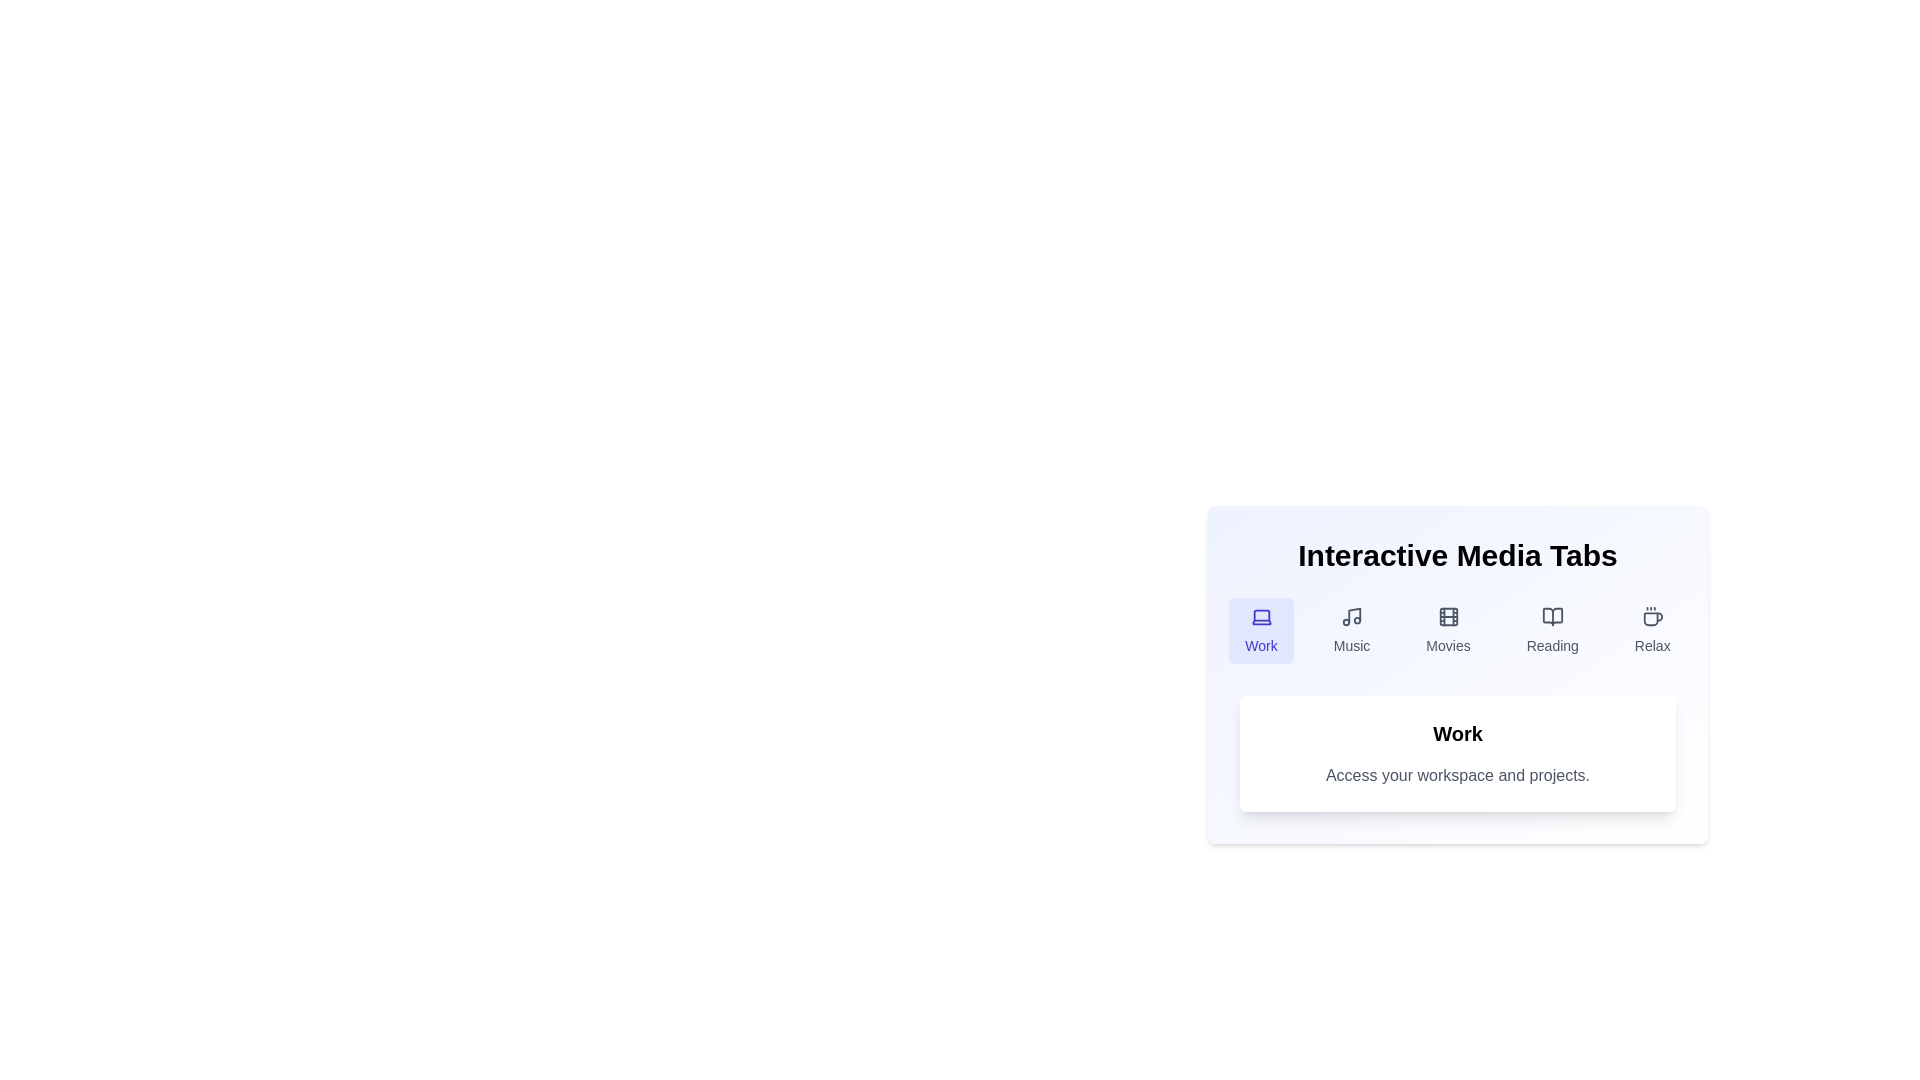 The width and height of the screenshot is (1920, 1080). What do you see at coordinates (1448, 631) in the screenshot?
I see `the tab labeled Movies by clicking on it` at bounding box center [1448, 631].